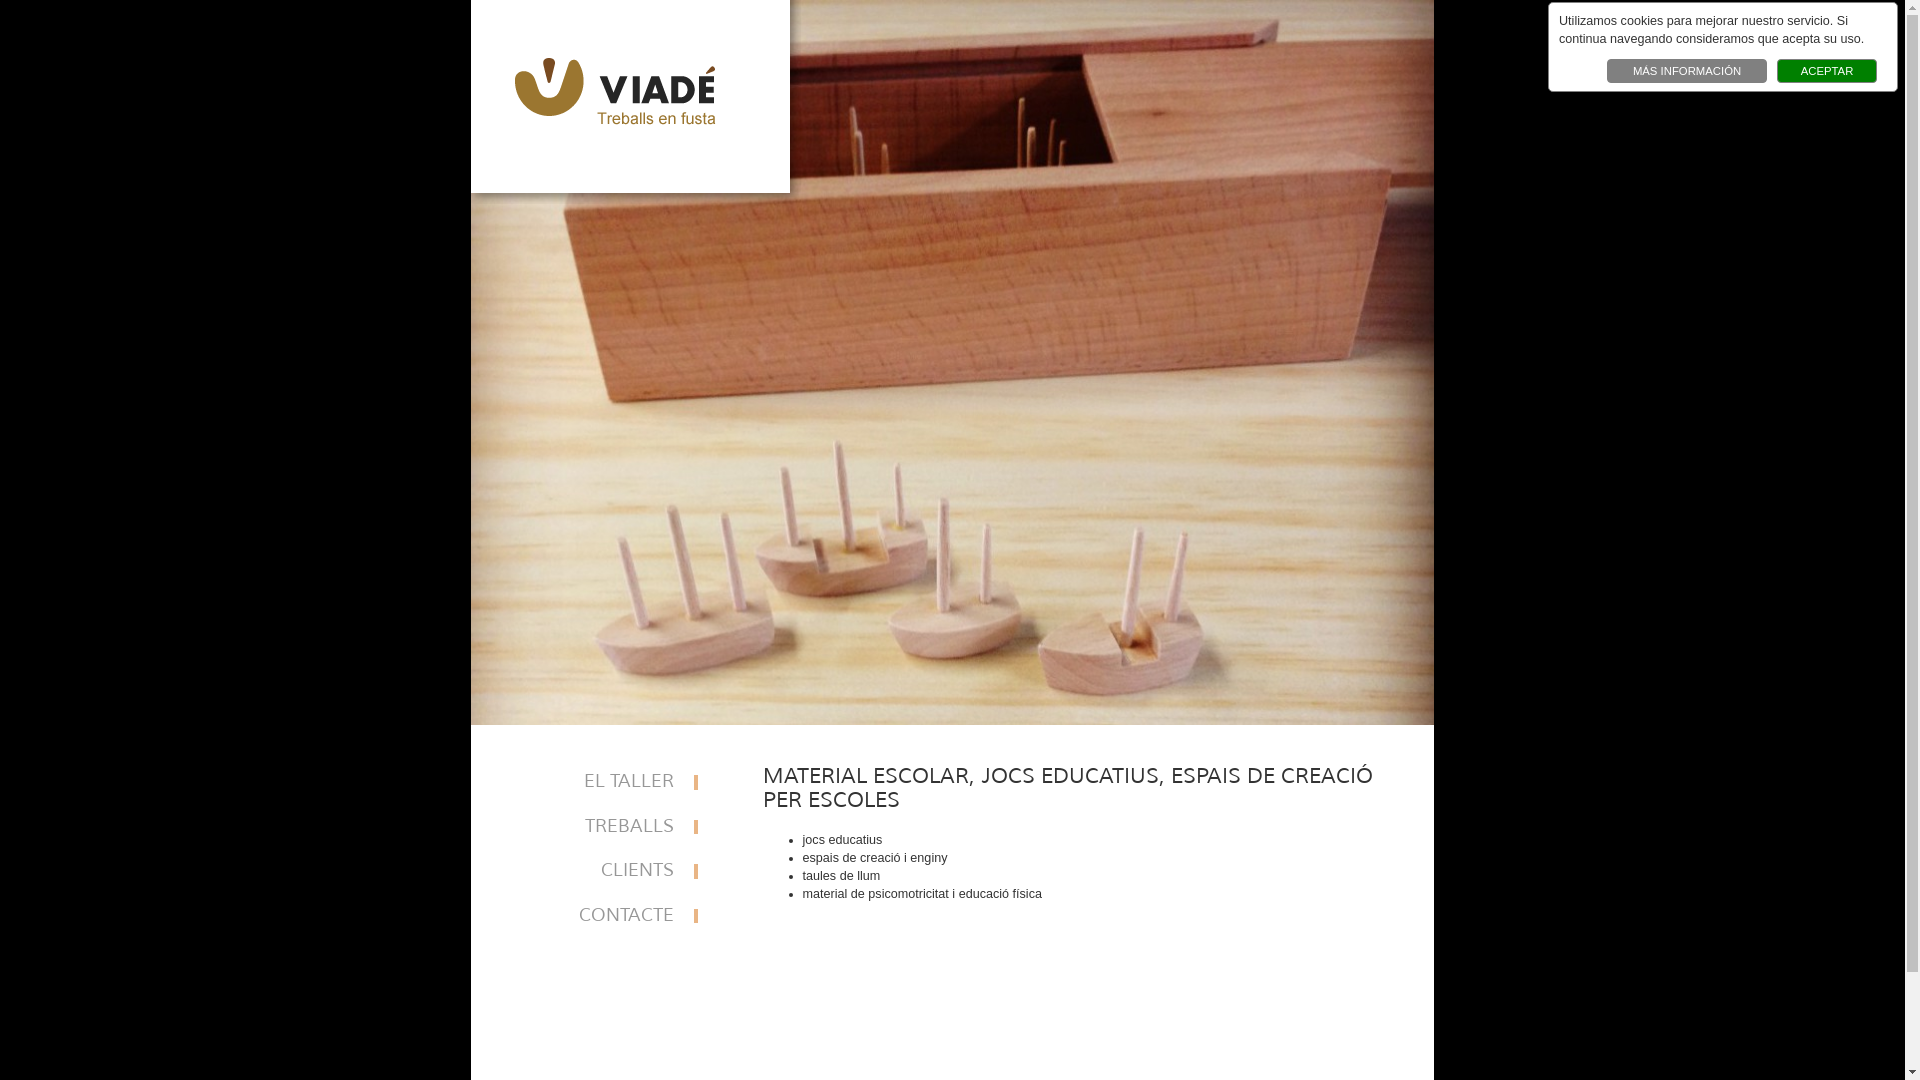 The width and height of the screenshot is (1920, 1080). What do you see at coordinates (610, 870) in the screenshot?
I see `'CLIENTS'` at bounding box center [610, 870].